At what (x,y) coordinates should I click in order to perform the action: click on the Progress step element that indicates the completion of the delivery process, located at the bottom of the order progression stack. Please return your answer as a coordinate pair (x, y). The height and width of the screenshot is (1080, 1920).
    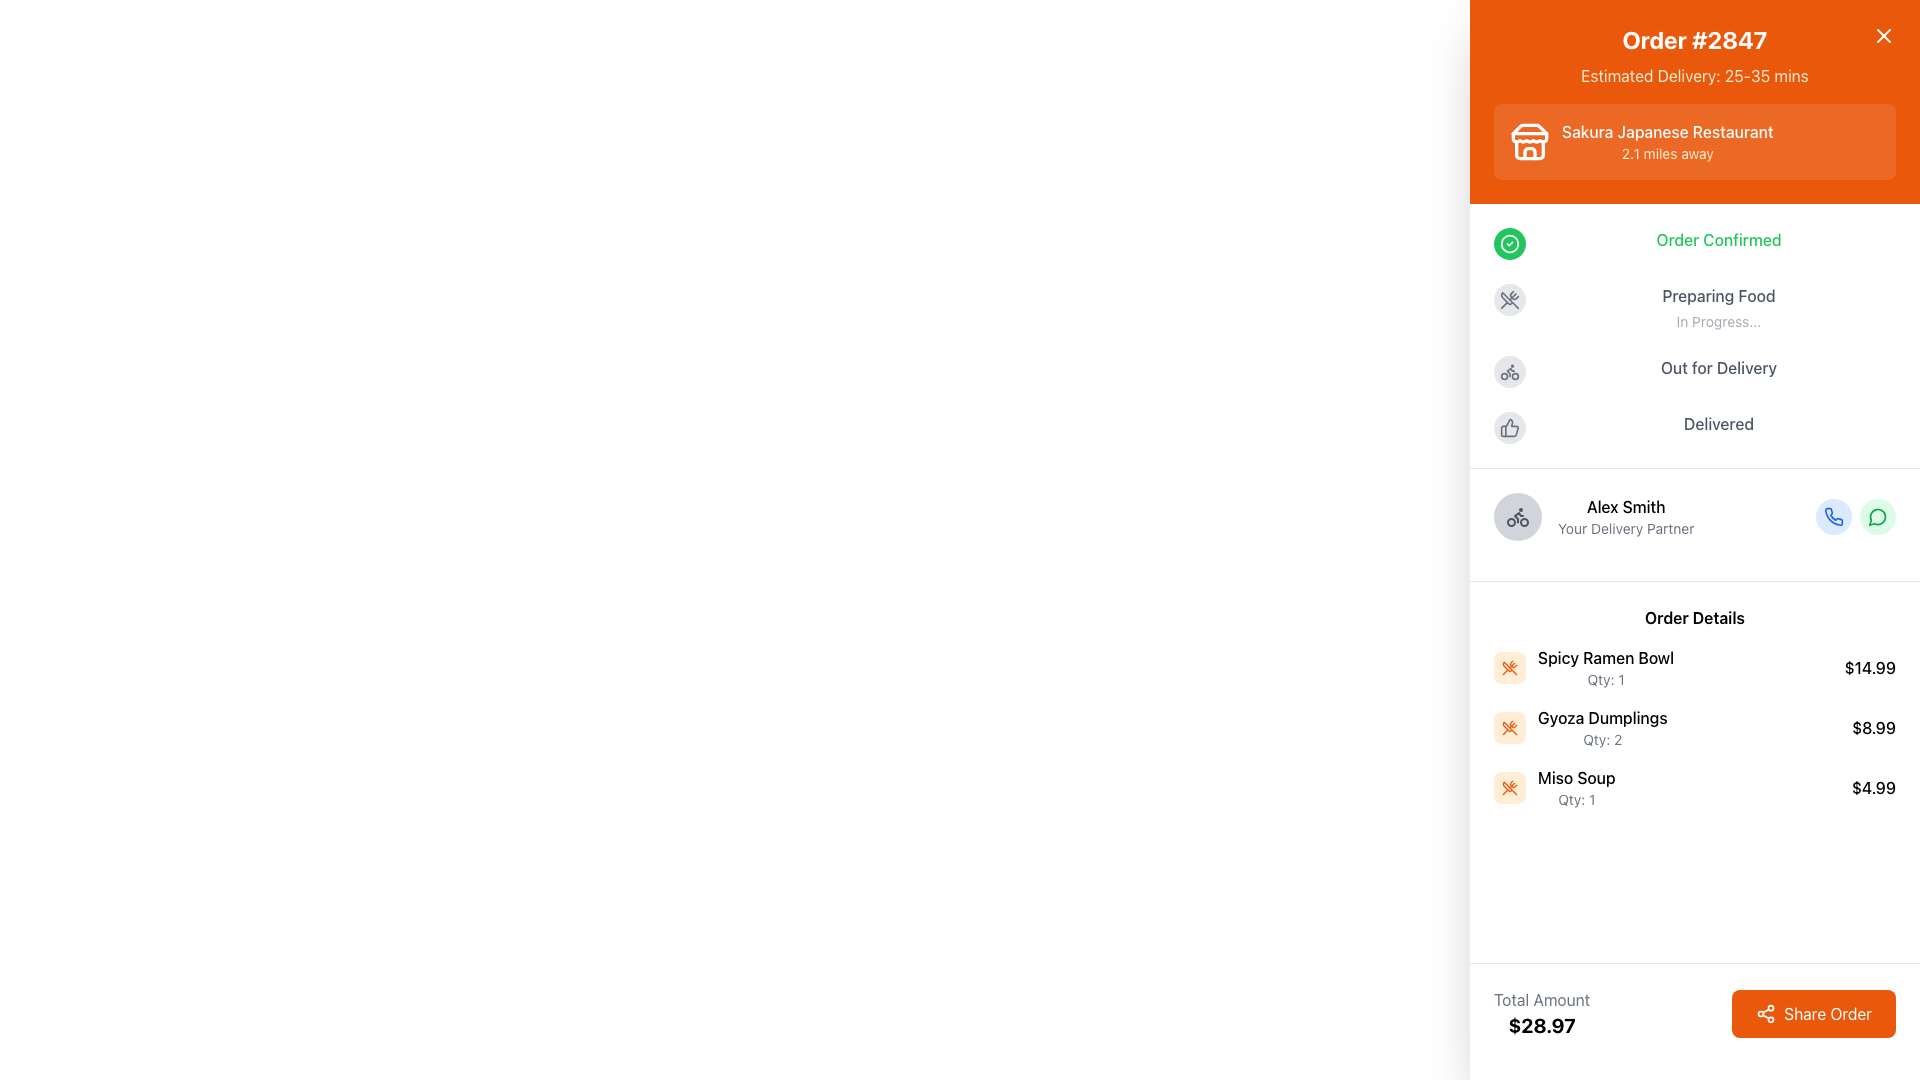
    Looking at the image, I should click on (1693, 427).